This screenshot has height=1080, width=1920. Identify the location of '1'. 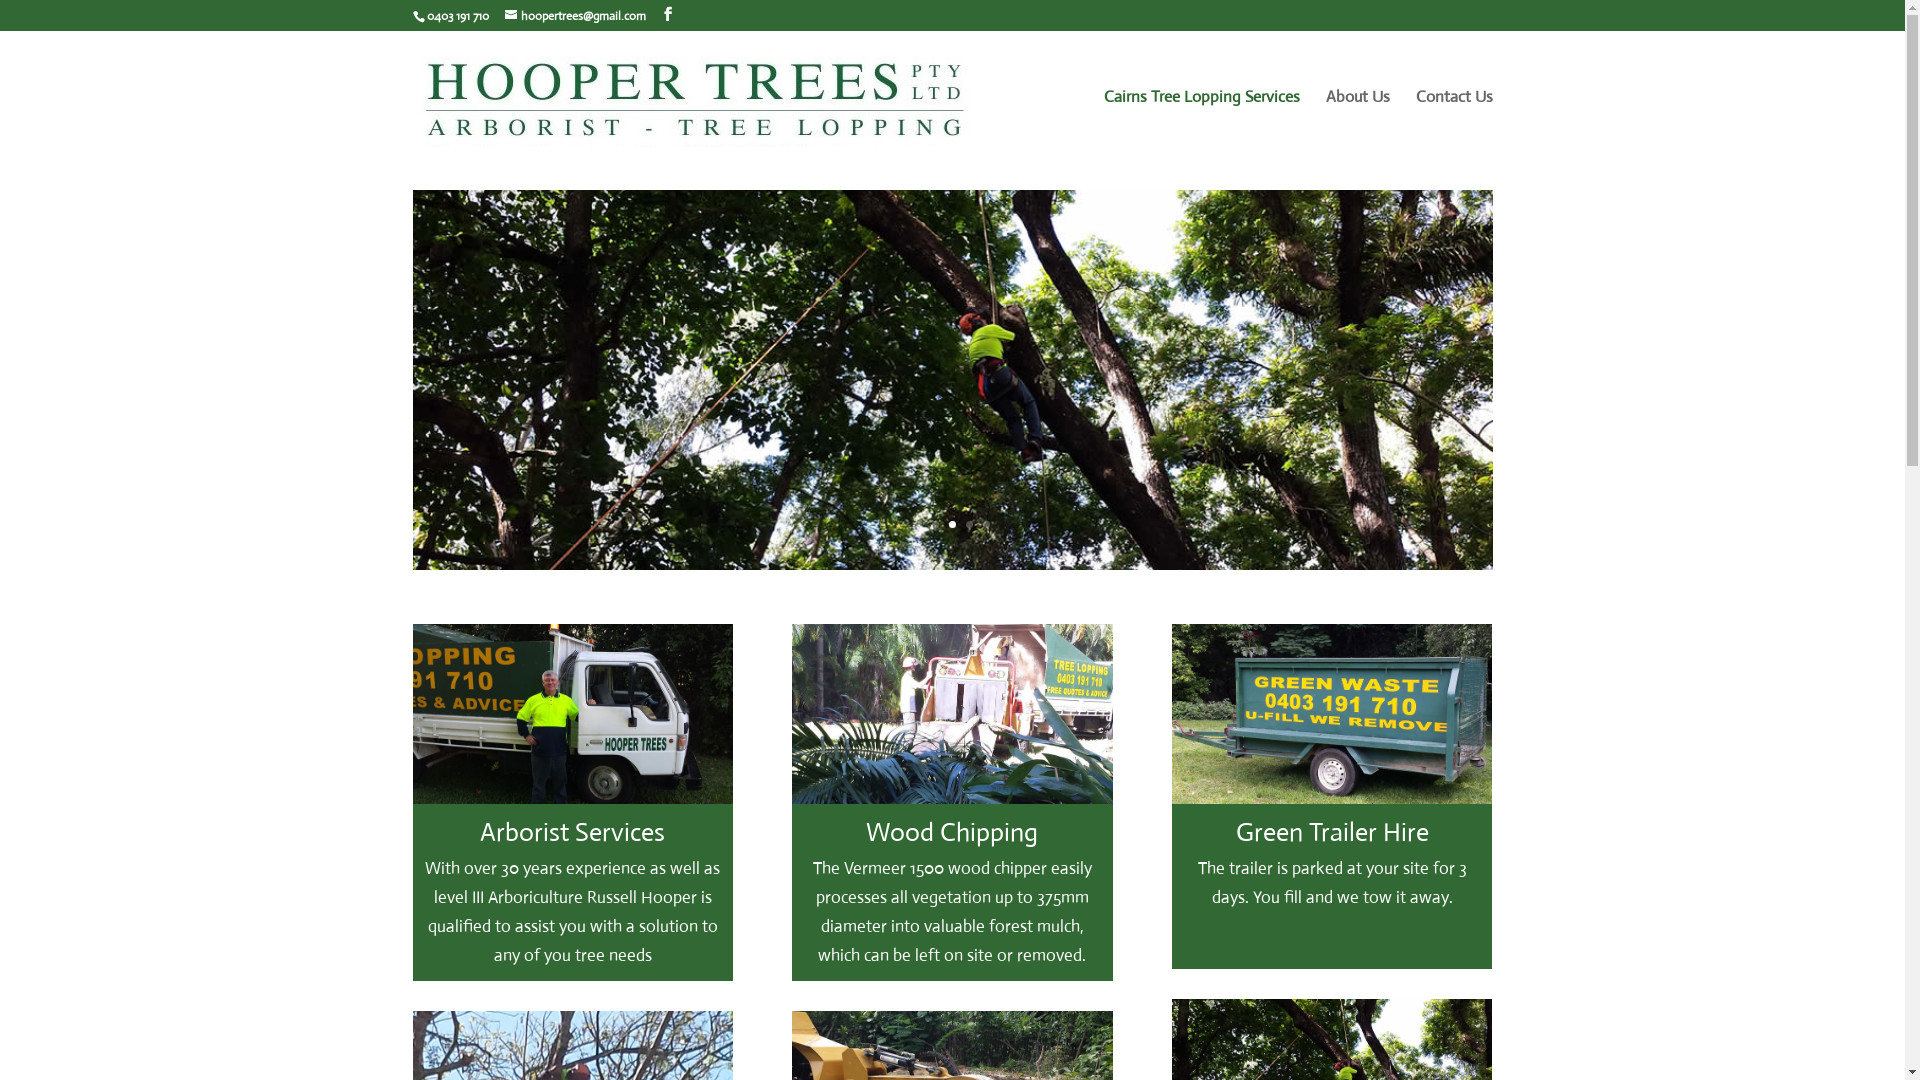
(917, 523).